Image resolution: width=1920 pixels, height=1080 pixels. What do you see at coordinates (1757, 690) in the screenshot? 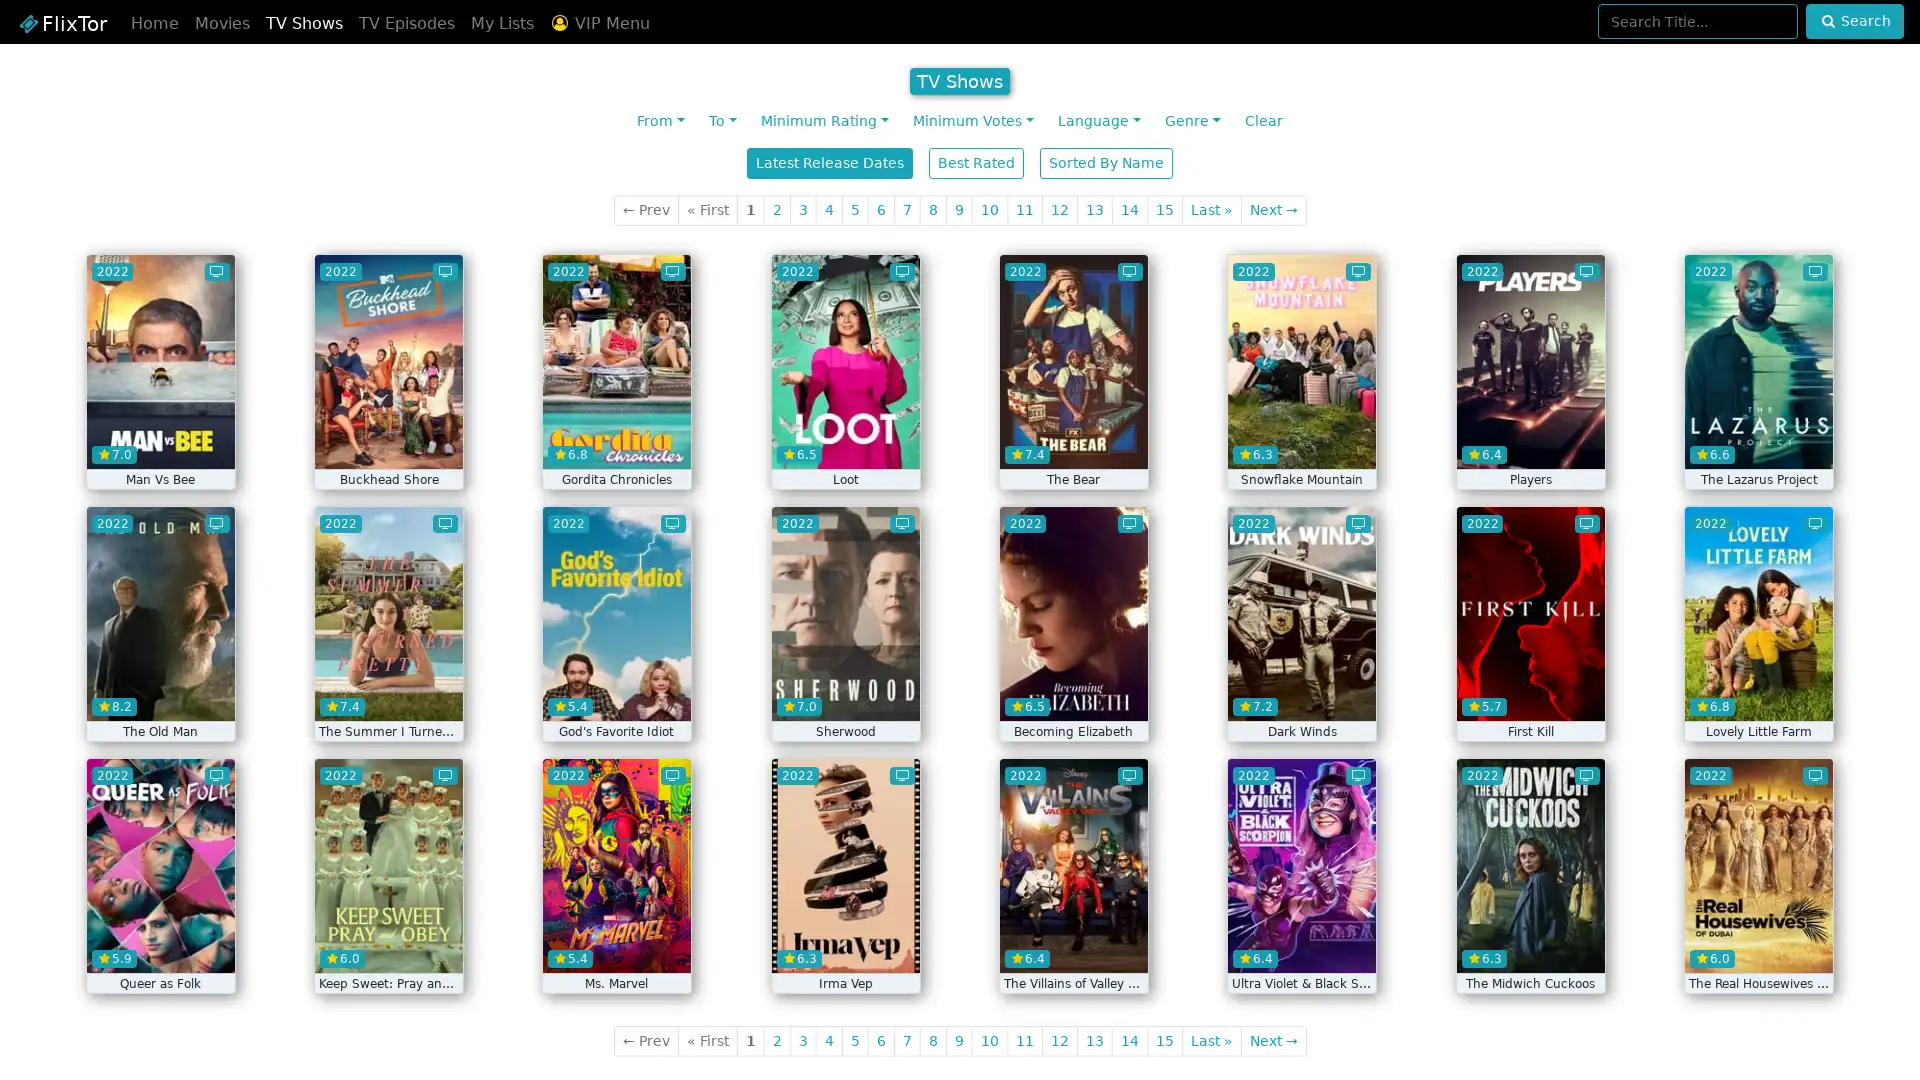
I see `Watch Now` at bounding box center [1757, 690].